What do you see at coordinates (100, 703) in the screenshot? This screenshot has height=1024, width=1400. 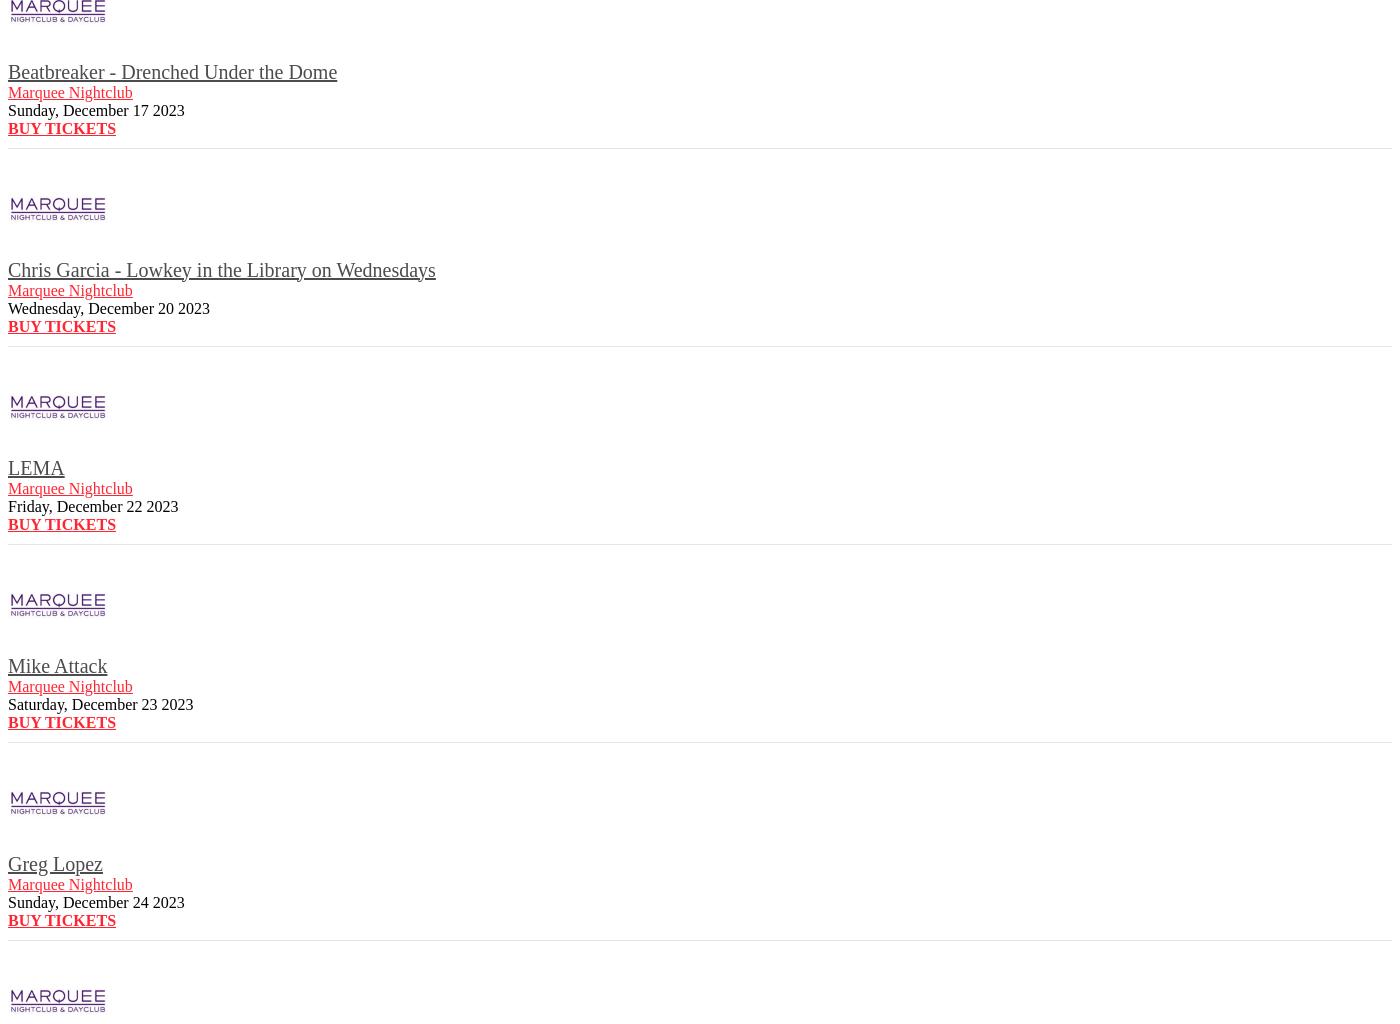 I see `'Saturday, December 23 2023'` at bounding box center [100, 703].